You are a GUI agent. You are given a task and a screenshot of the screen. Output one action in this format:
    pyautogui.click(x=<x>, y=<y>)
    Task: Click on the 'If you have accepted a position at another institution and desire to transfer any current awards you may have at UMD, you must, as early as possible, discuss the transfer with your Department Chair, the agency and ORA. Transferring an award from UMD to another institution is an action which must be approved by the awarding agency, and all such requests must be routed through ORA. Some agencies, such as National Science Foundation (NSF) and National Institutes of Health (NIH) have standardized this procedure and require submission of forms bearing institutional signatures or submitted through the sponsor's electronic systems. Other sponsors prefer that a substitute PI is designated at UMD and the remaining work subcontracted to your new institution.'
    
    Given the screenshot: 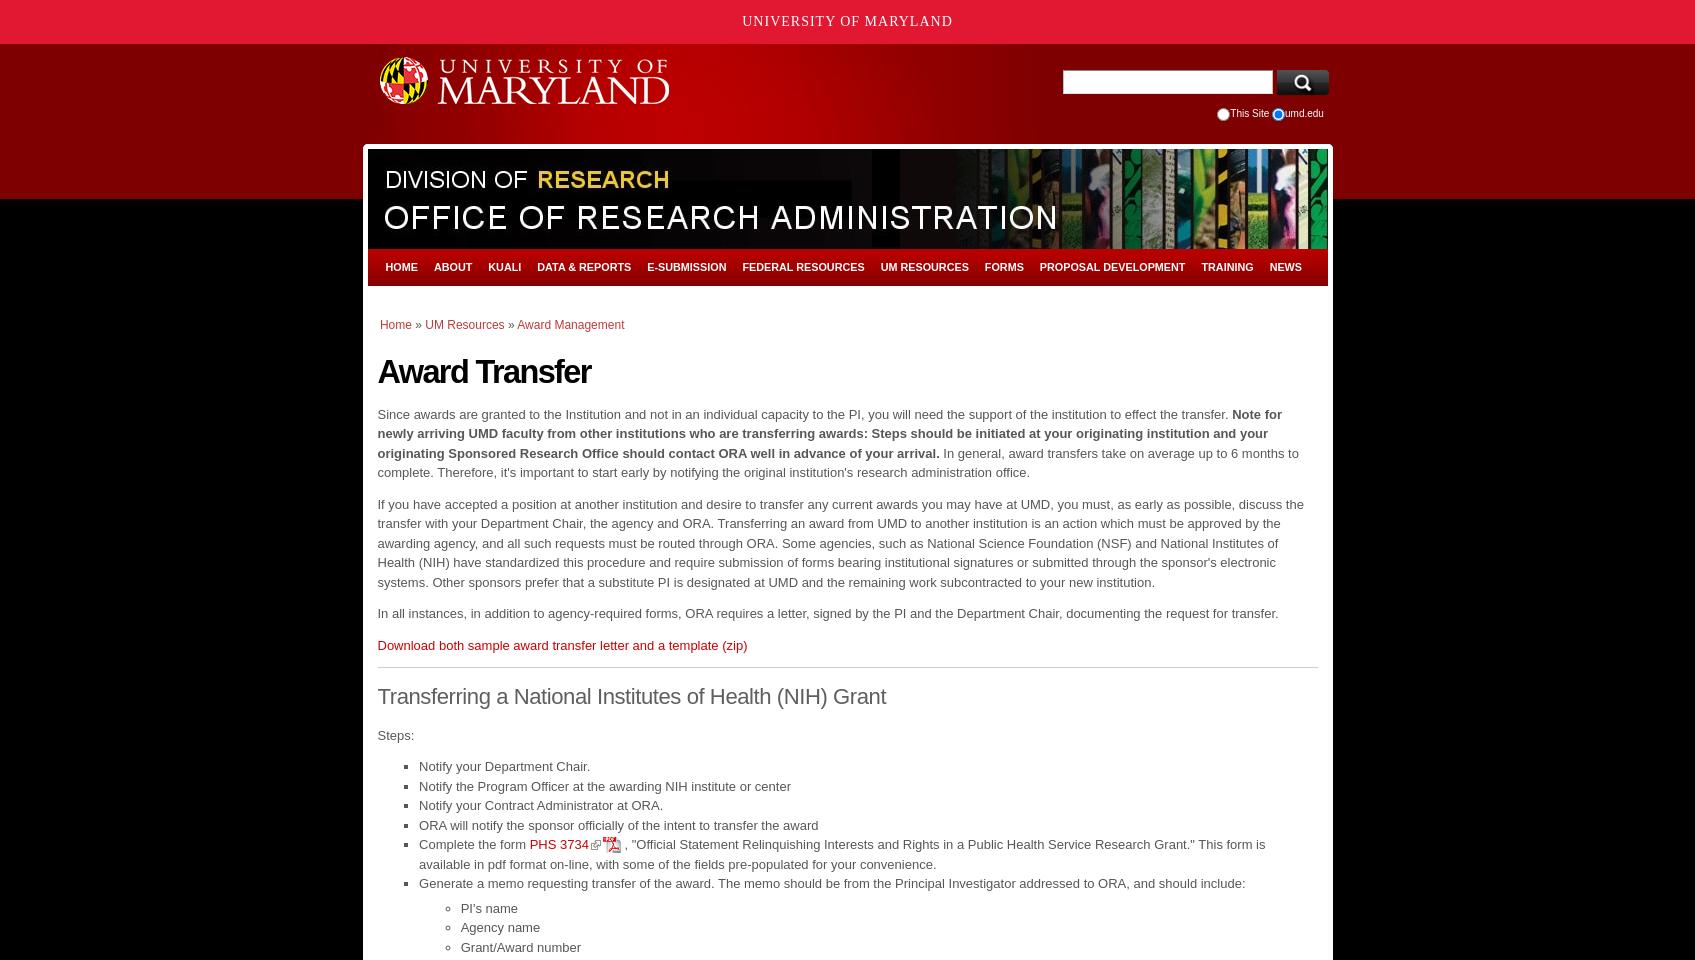 What is the action you would take?
    pyautogui.click(x=840, y=542)
    